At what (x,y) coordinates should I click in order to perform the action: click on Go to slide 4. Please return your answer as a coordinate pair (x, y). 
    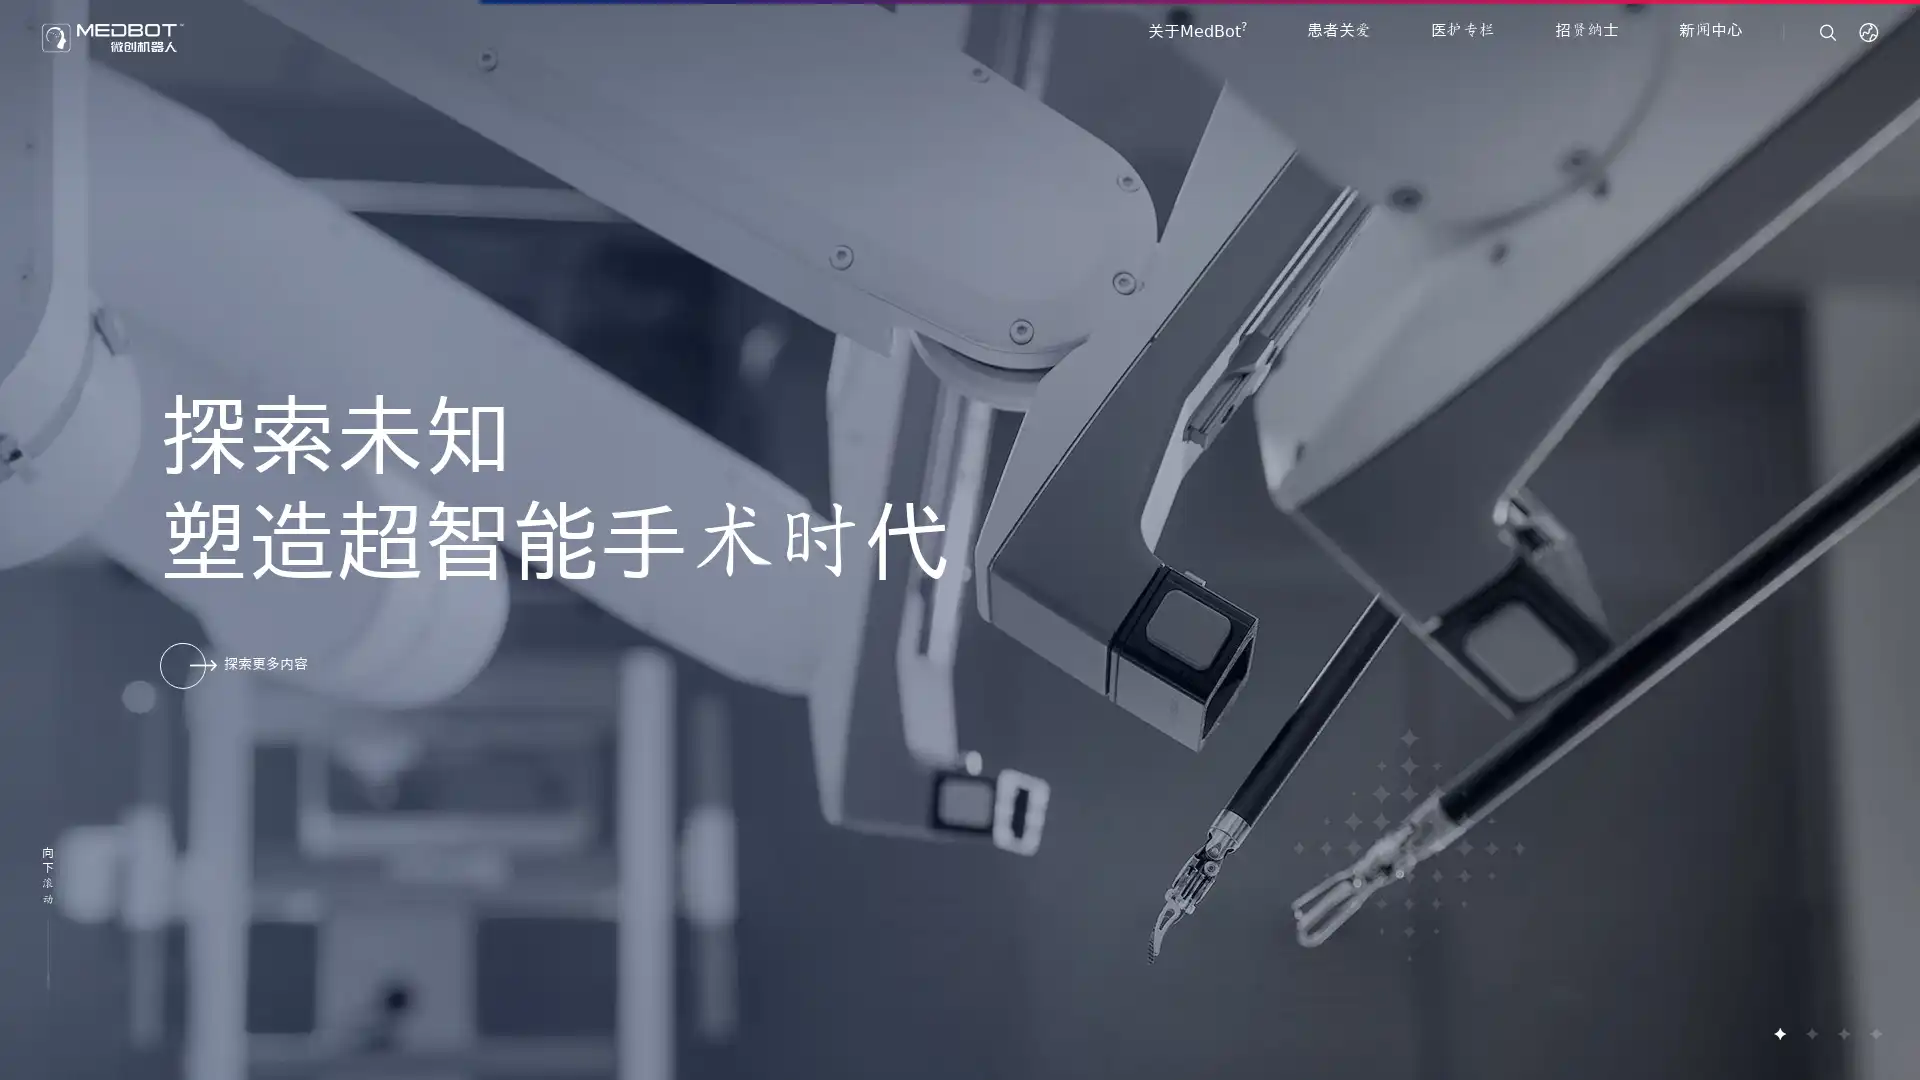
    Looking at the image, I should click on (1874, 1033).